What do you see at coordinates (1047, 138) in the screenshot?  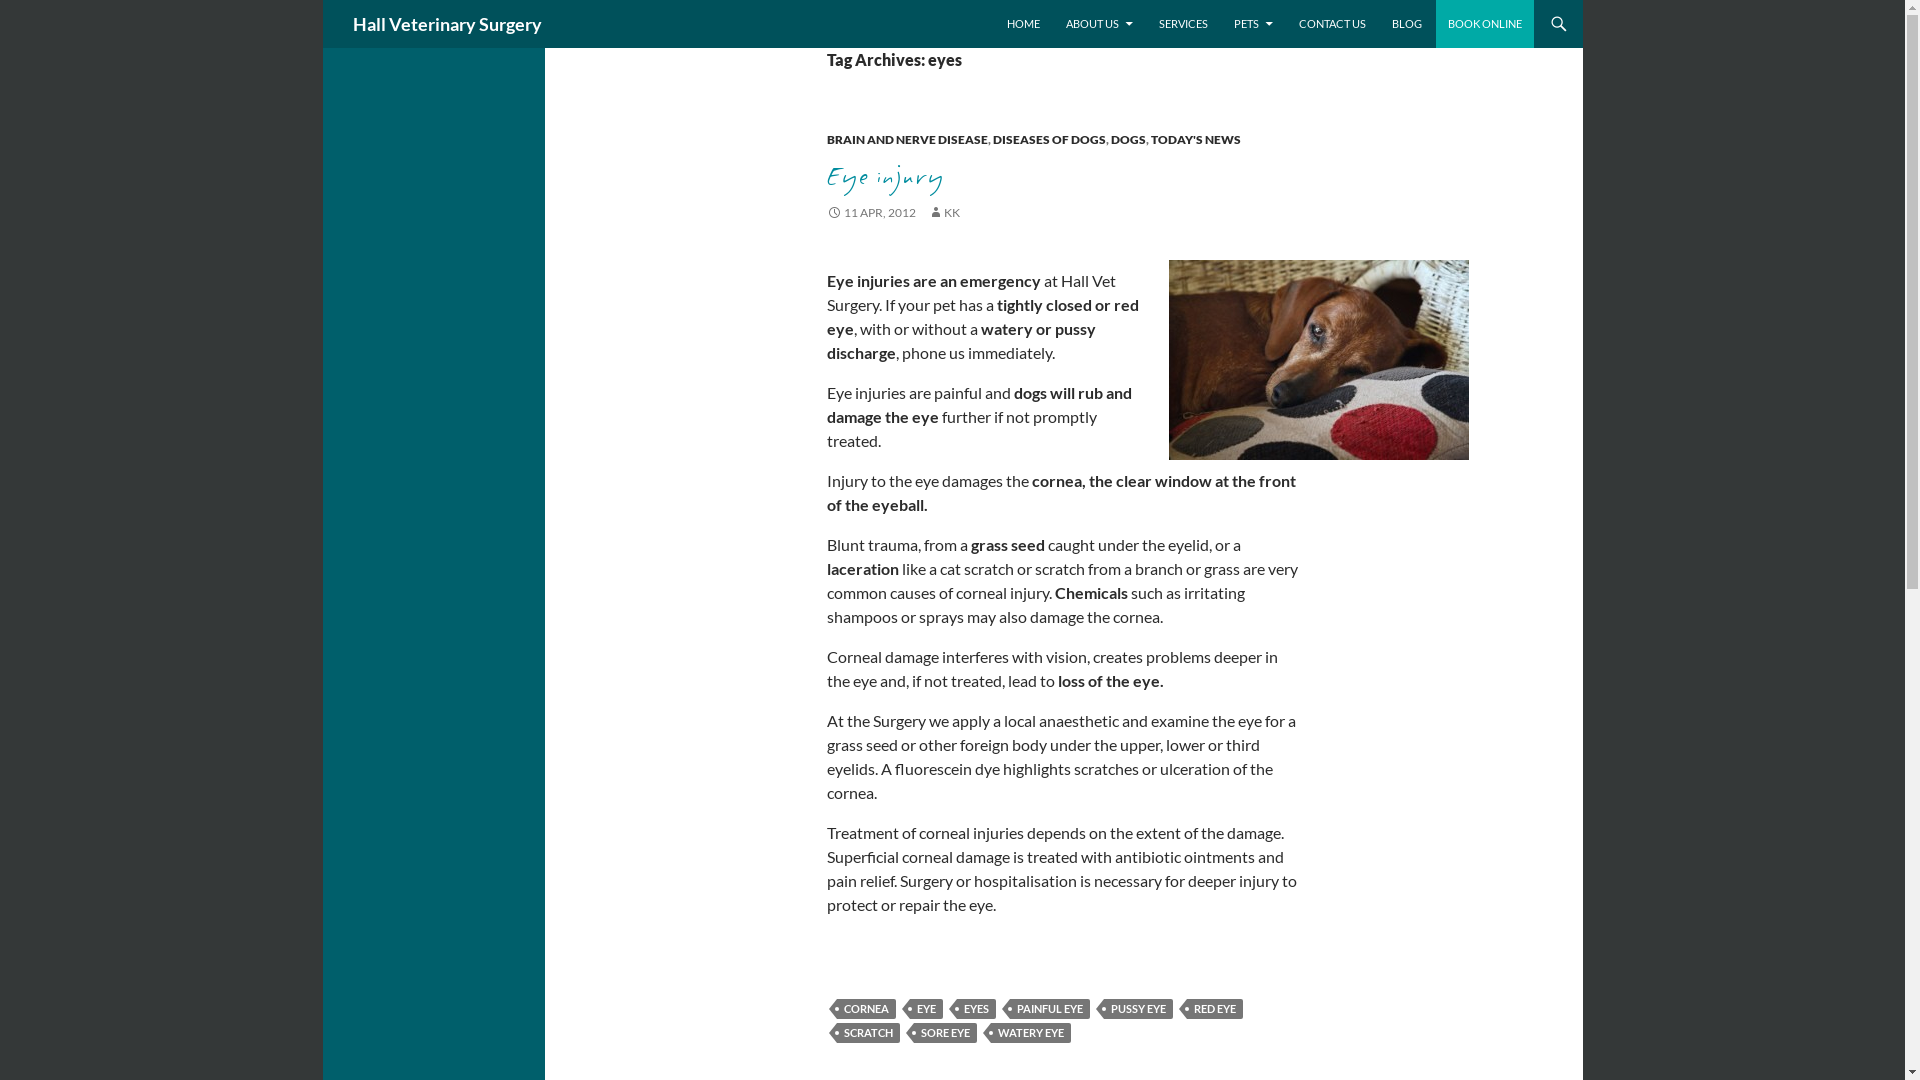 I see `'DISEASES OF DOGS'` at bounding box center [1047, 138].